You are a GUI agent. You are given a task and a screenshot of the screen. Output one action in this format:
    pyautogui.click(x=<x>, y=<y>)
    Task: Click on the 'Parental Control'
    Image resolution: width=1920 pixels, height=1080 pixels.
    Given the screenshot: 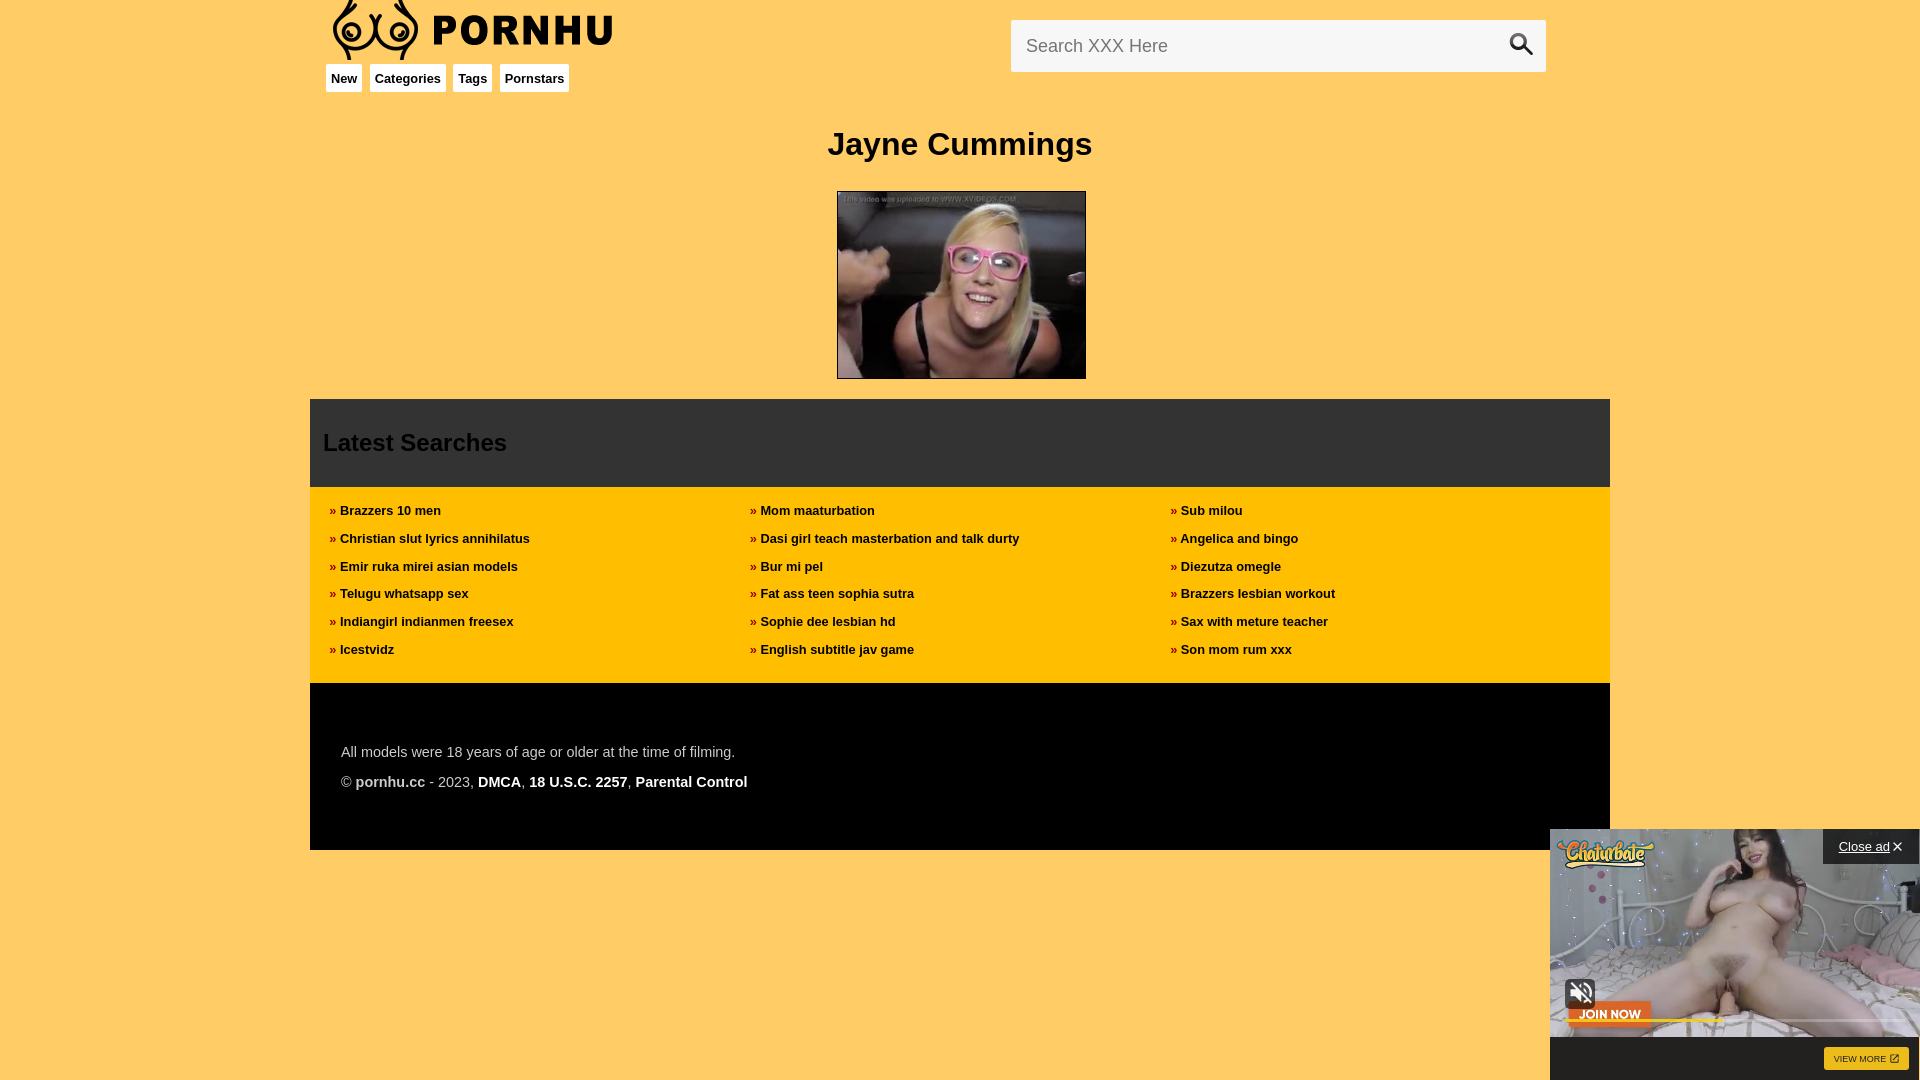 What is the action you would take?
    pyautogui.click(x=634, y=781)
    